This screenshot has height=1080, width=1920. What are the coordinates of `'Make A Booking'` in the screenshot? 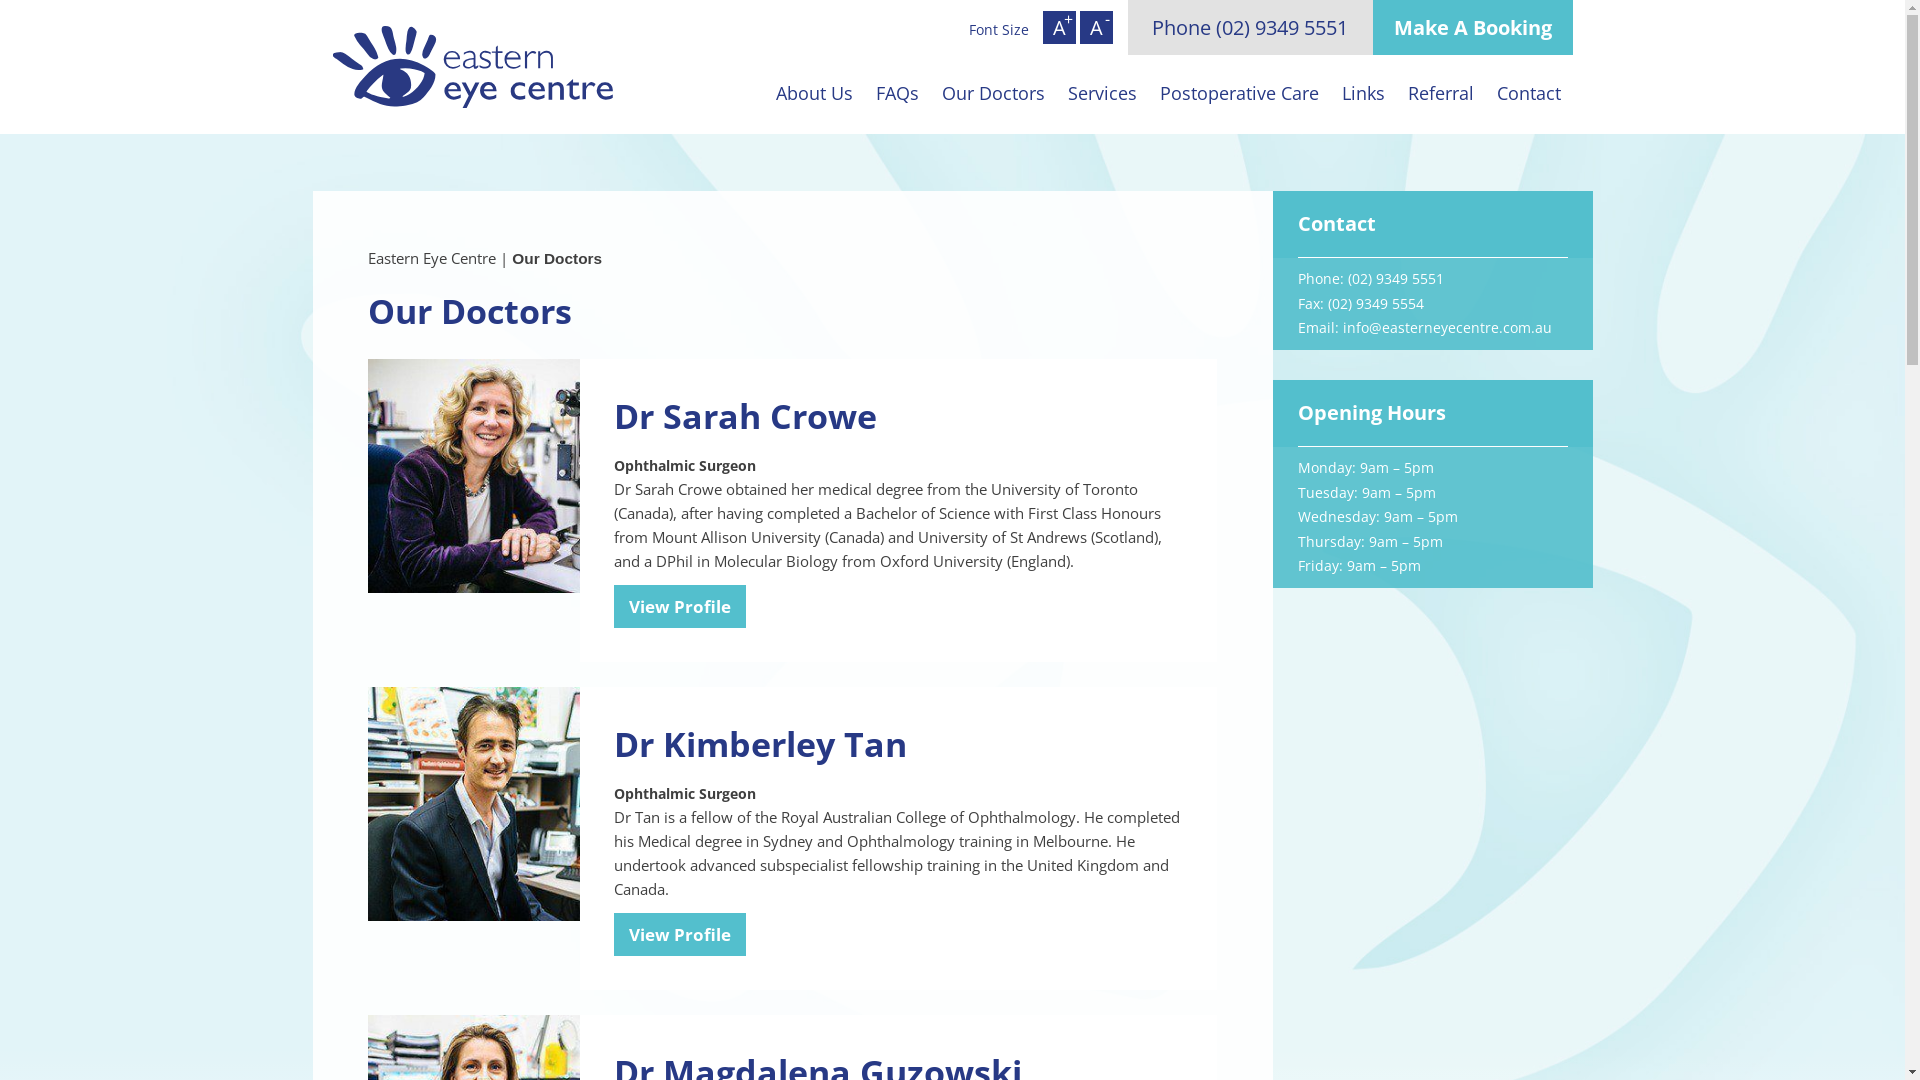 It's located at (1472, 27).